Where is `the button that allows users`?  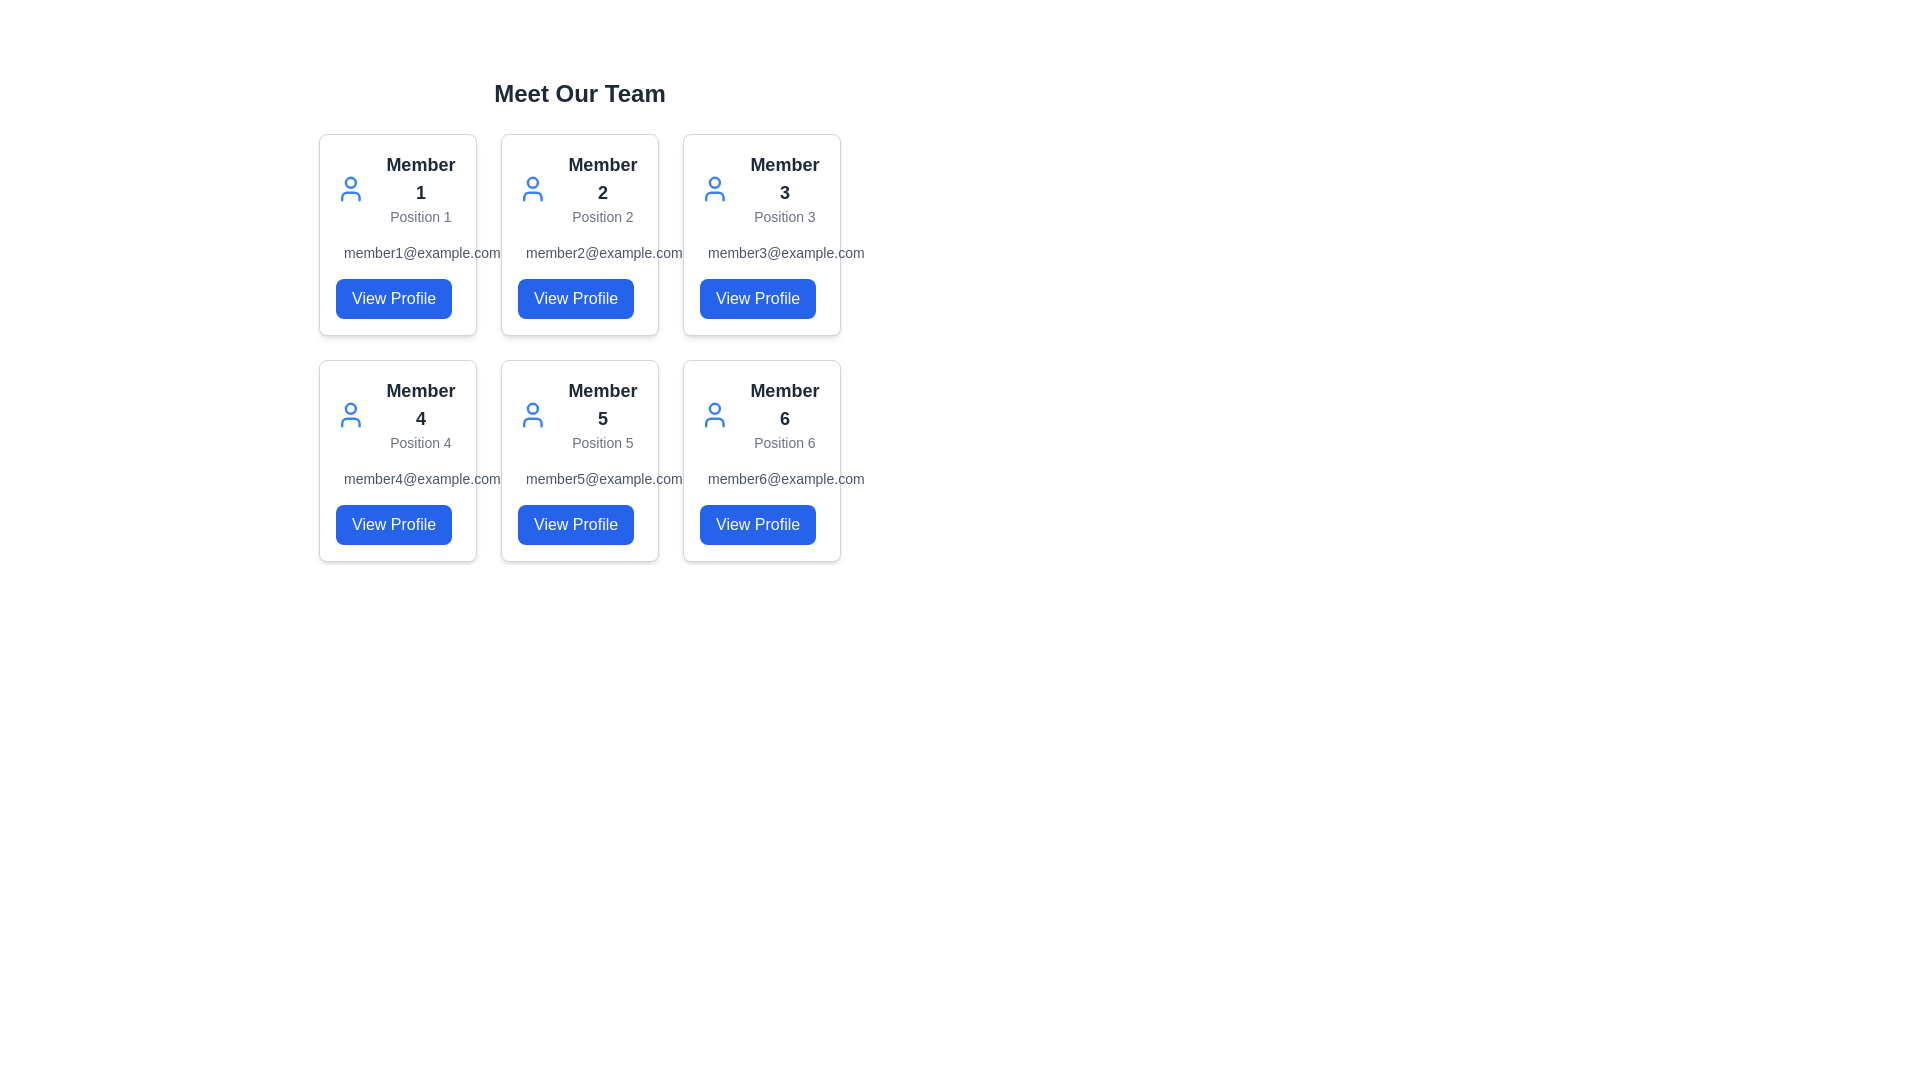
the button that allows users is located at coordinates (575, 299).